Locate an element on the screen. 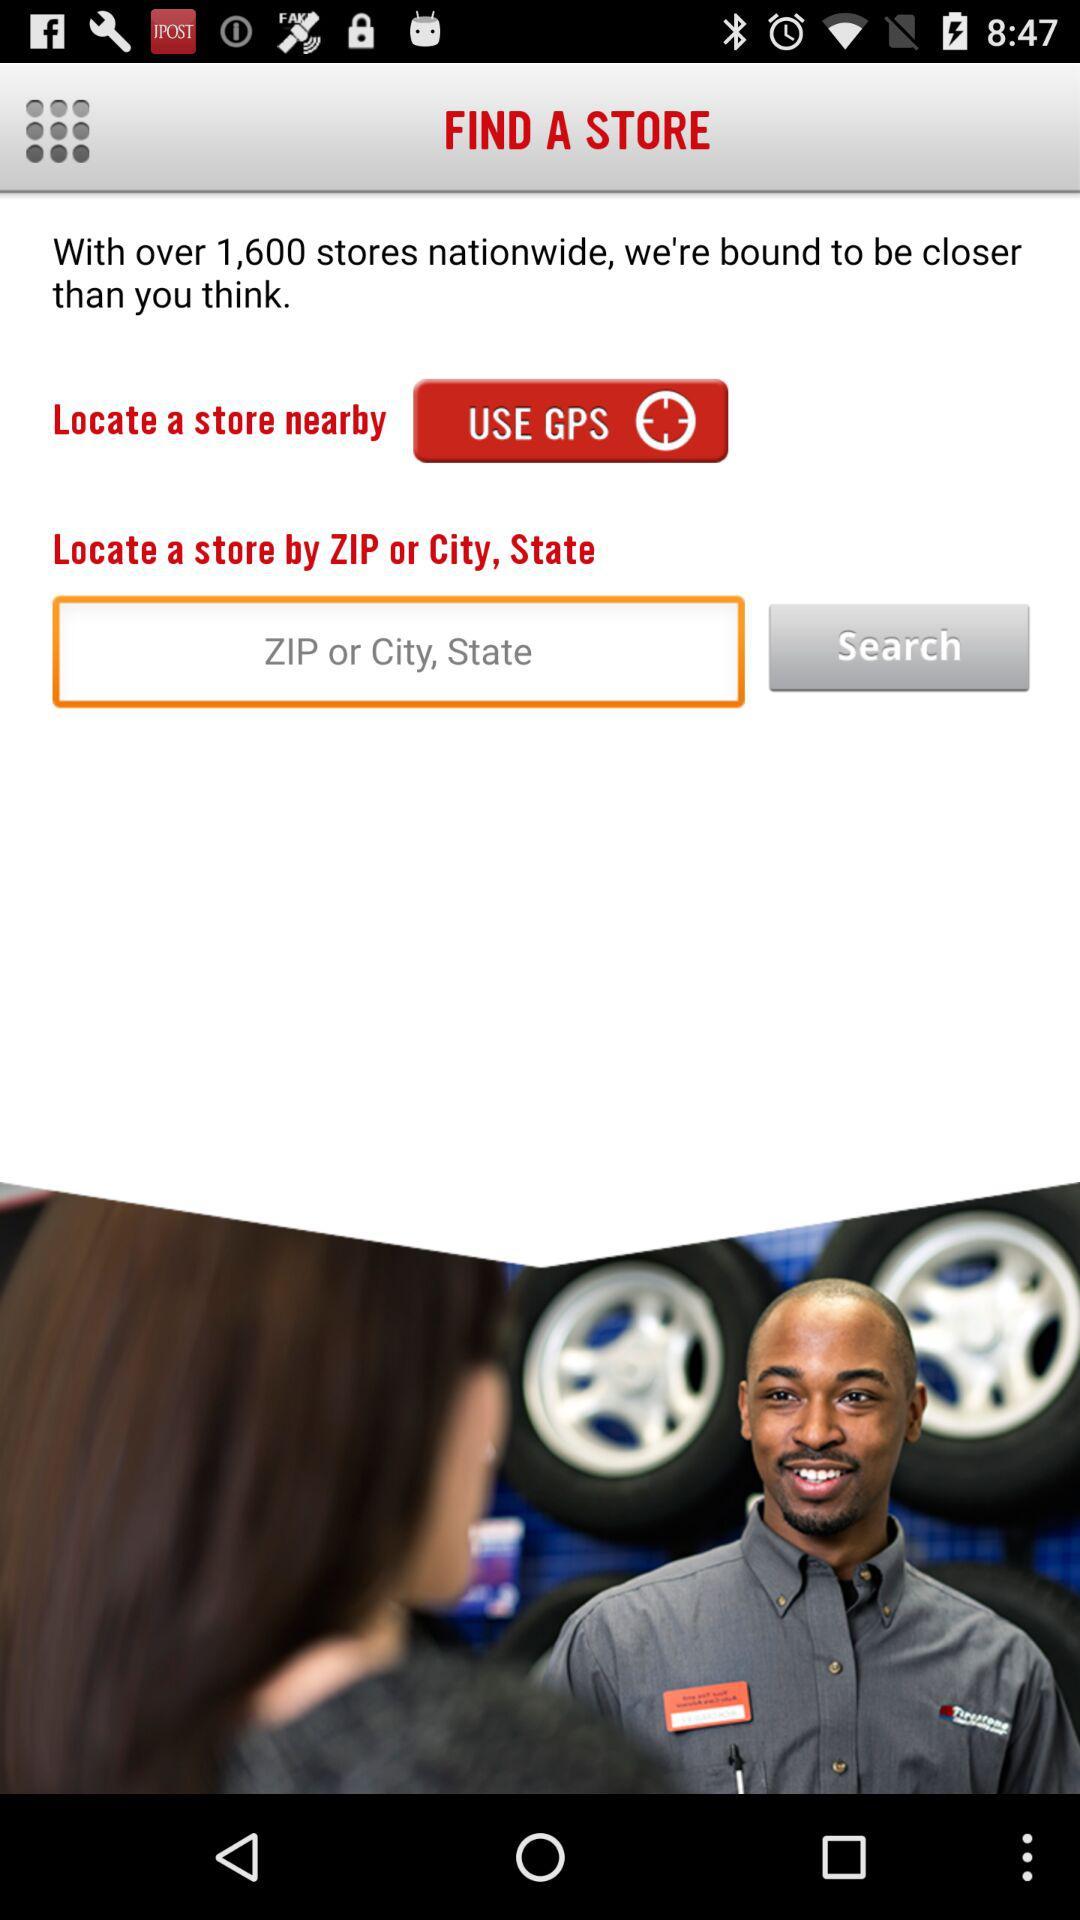 Image resolution: width=1080 pixels, height=1920 pixels. menu is located at coordinates (56, 130).